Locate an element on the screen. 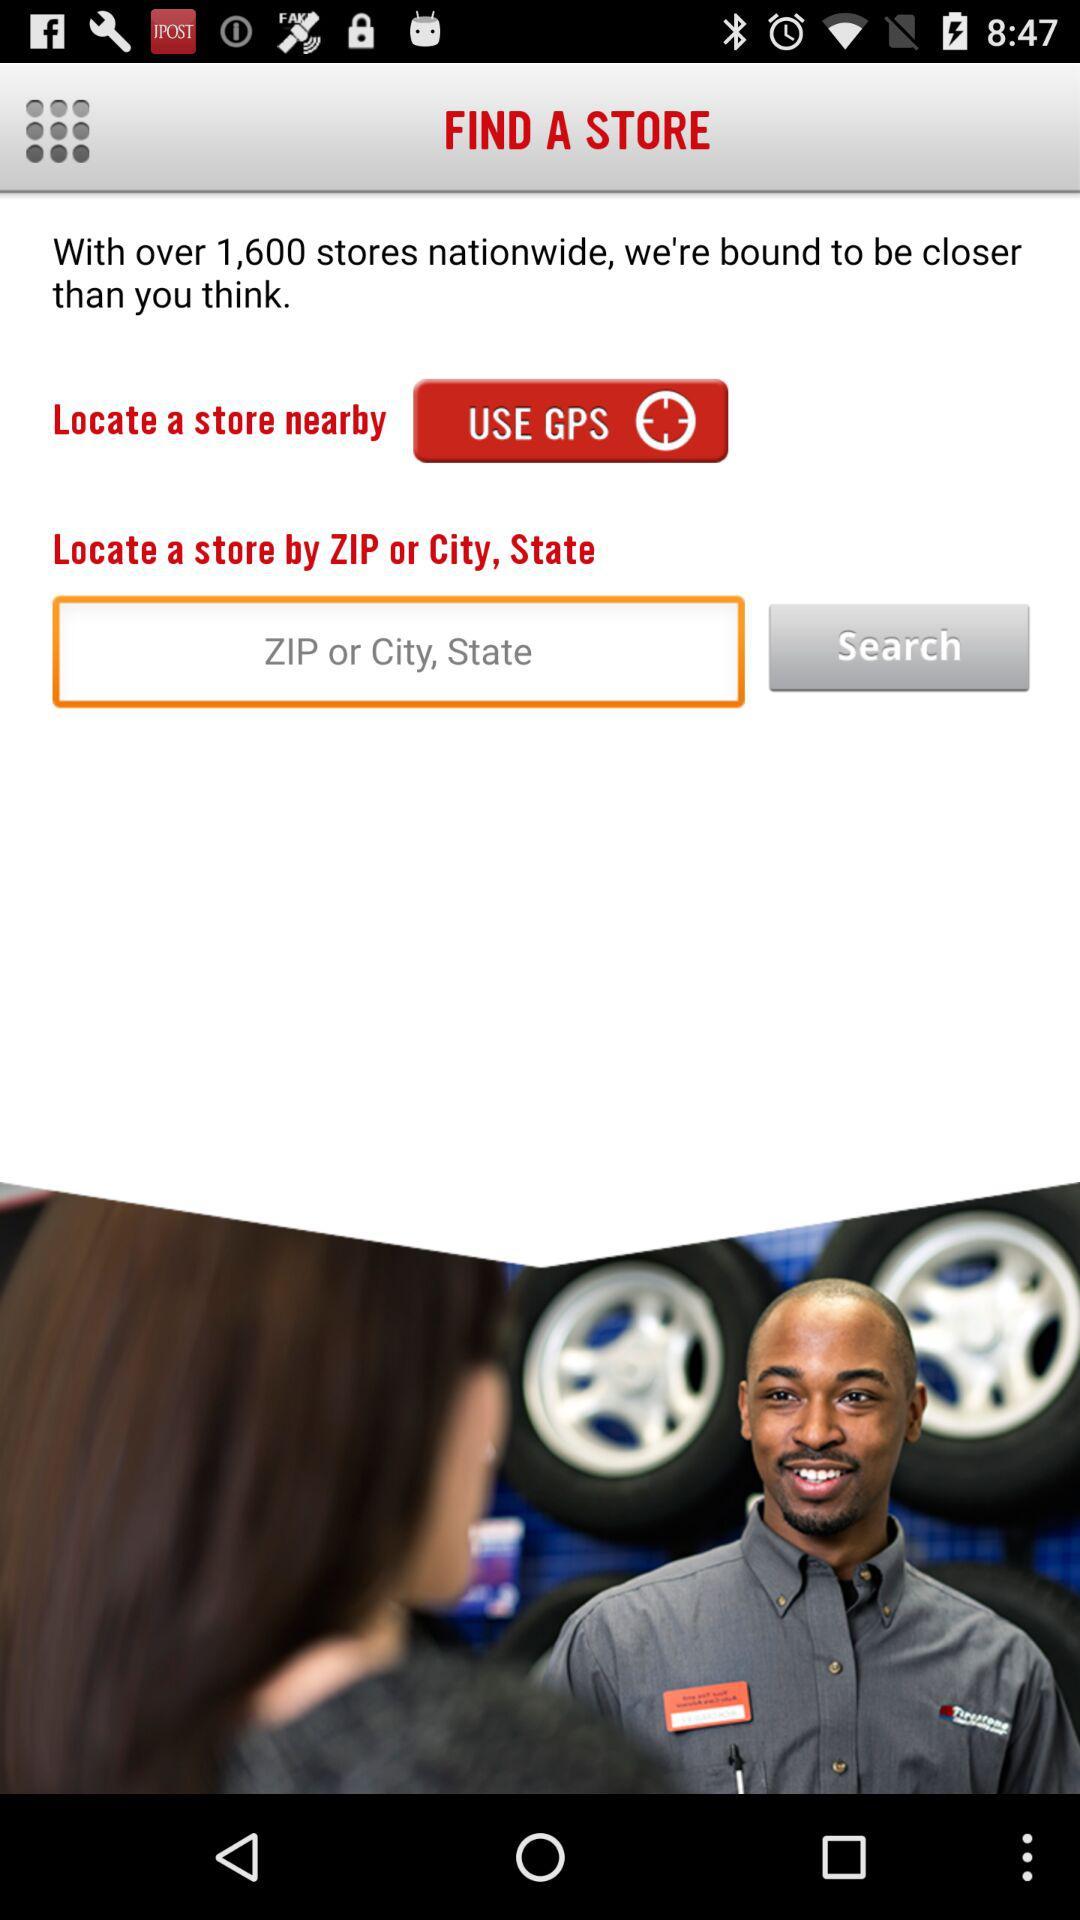 Image resolution: width=1080 pixels, height=1920 pixels. menu is located at coordinates (56, 130).